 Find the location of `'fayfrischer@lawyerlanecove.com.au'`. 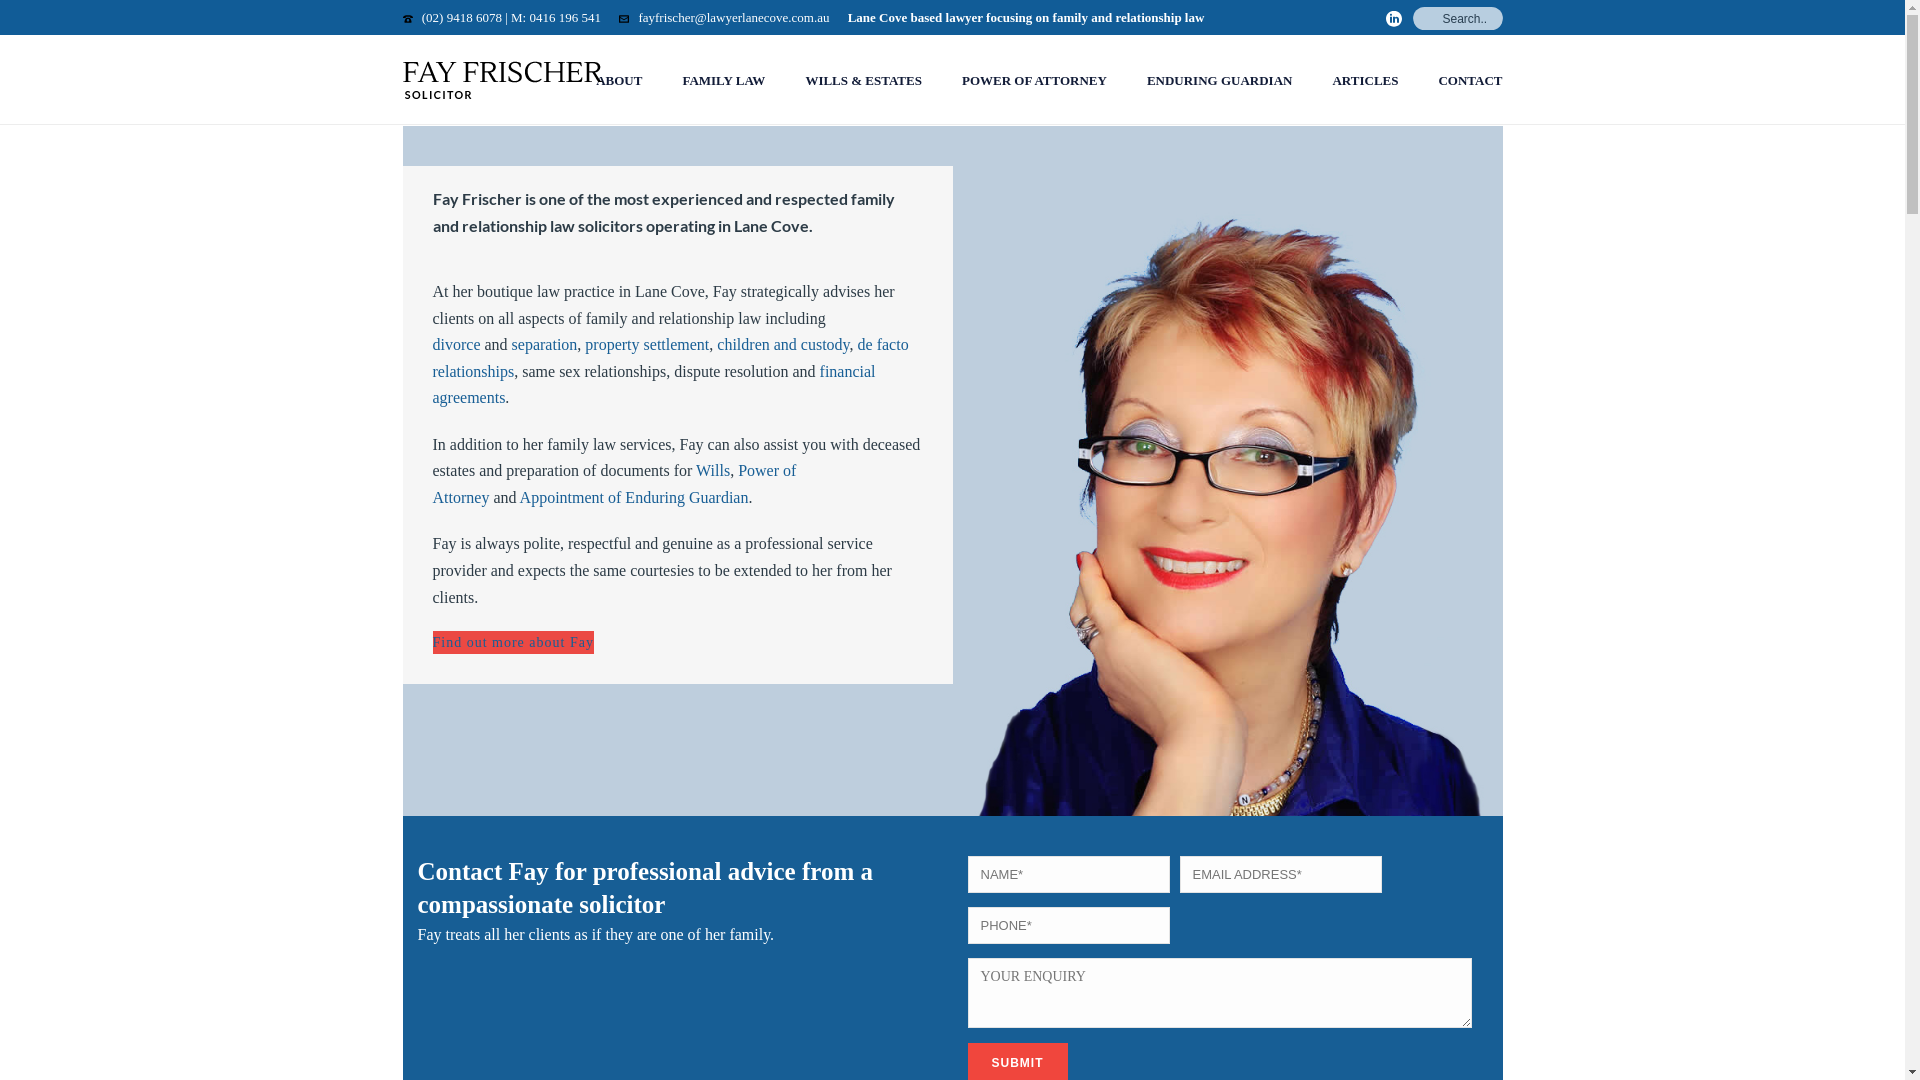

'fayfrischer@lawyerlanecove.com.au' is located at coordinates (732, 17).